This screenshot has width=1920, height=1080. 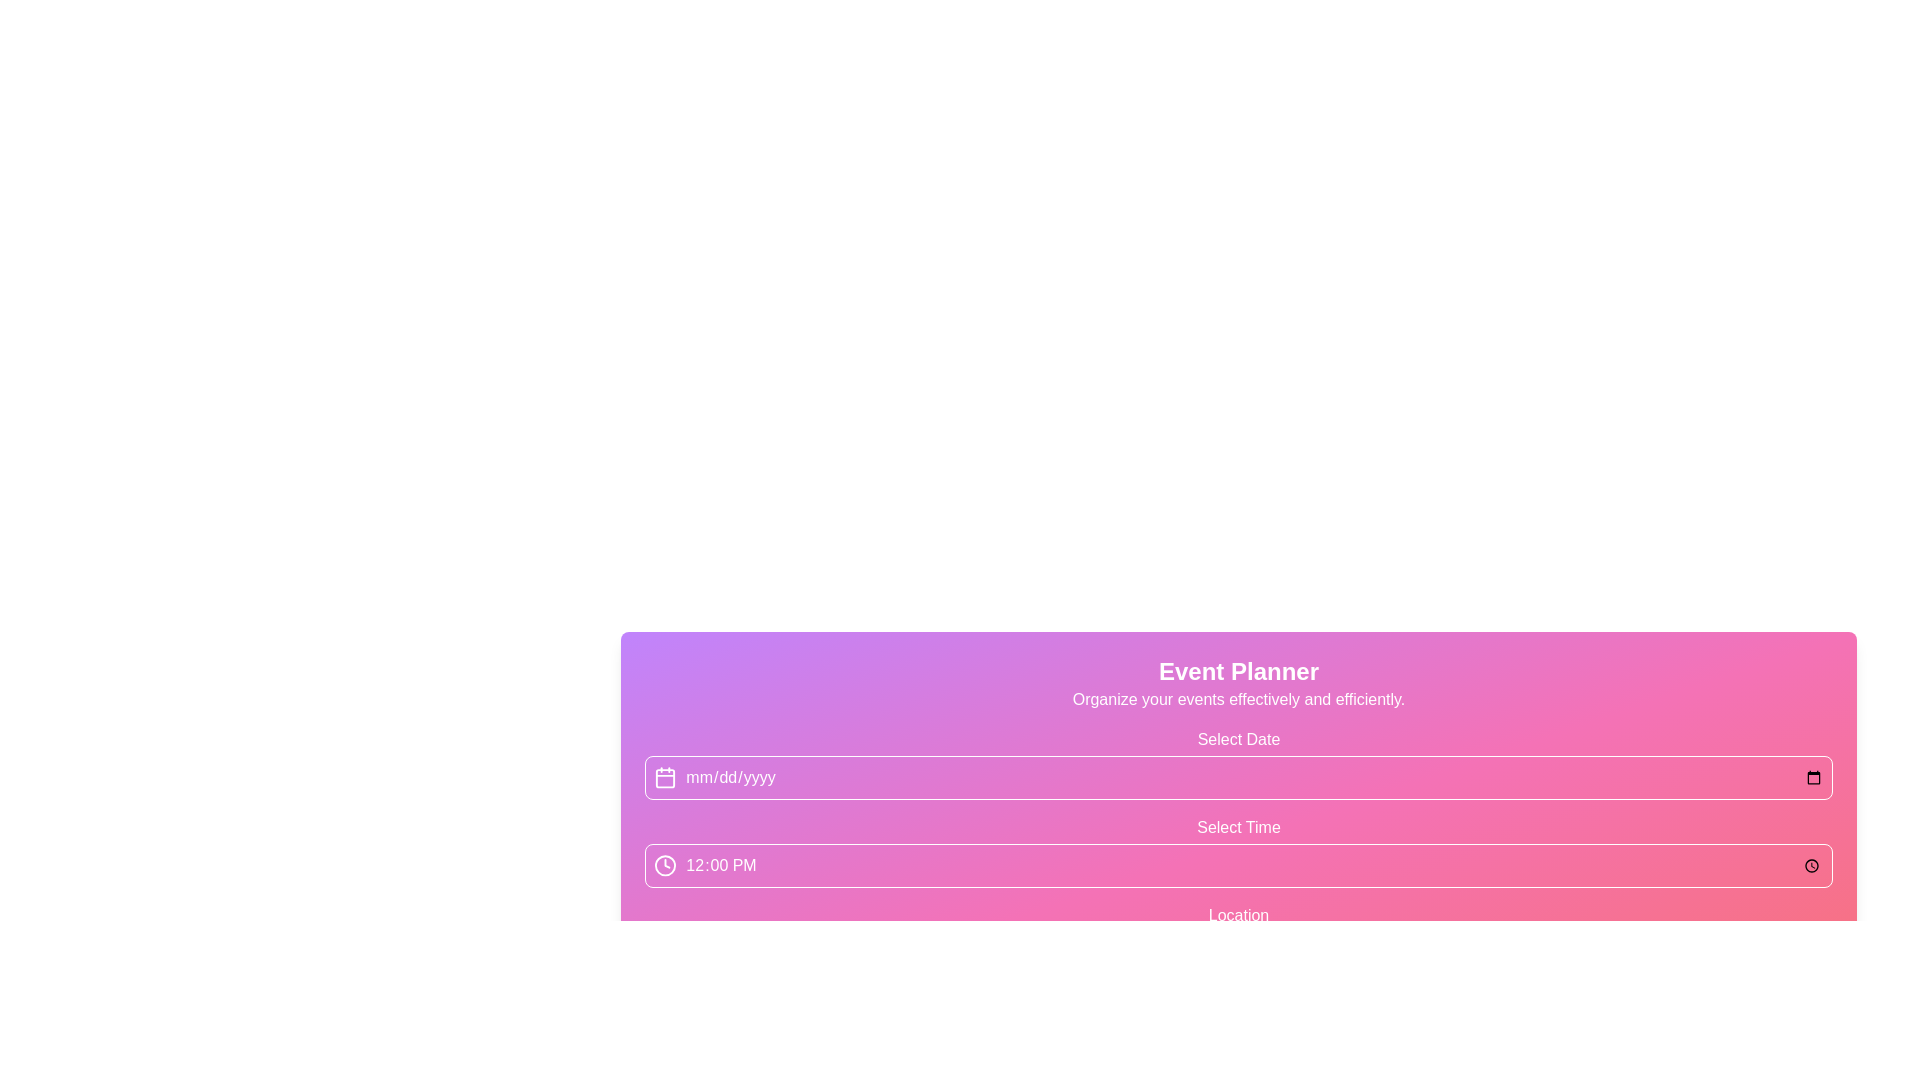 I want to click on the prominently displayed text 'Event Planner' in bold white font, which is located at the top of a gradient background transitioning from purple to pink, so click(x=1237, y=671).